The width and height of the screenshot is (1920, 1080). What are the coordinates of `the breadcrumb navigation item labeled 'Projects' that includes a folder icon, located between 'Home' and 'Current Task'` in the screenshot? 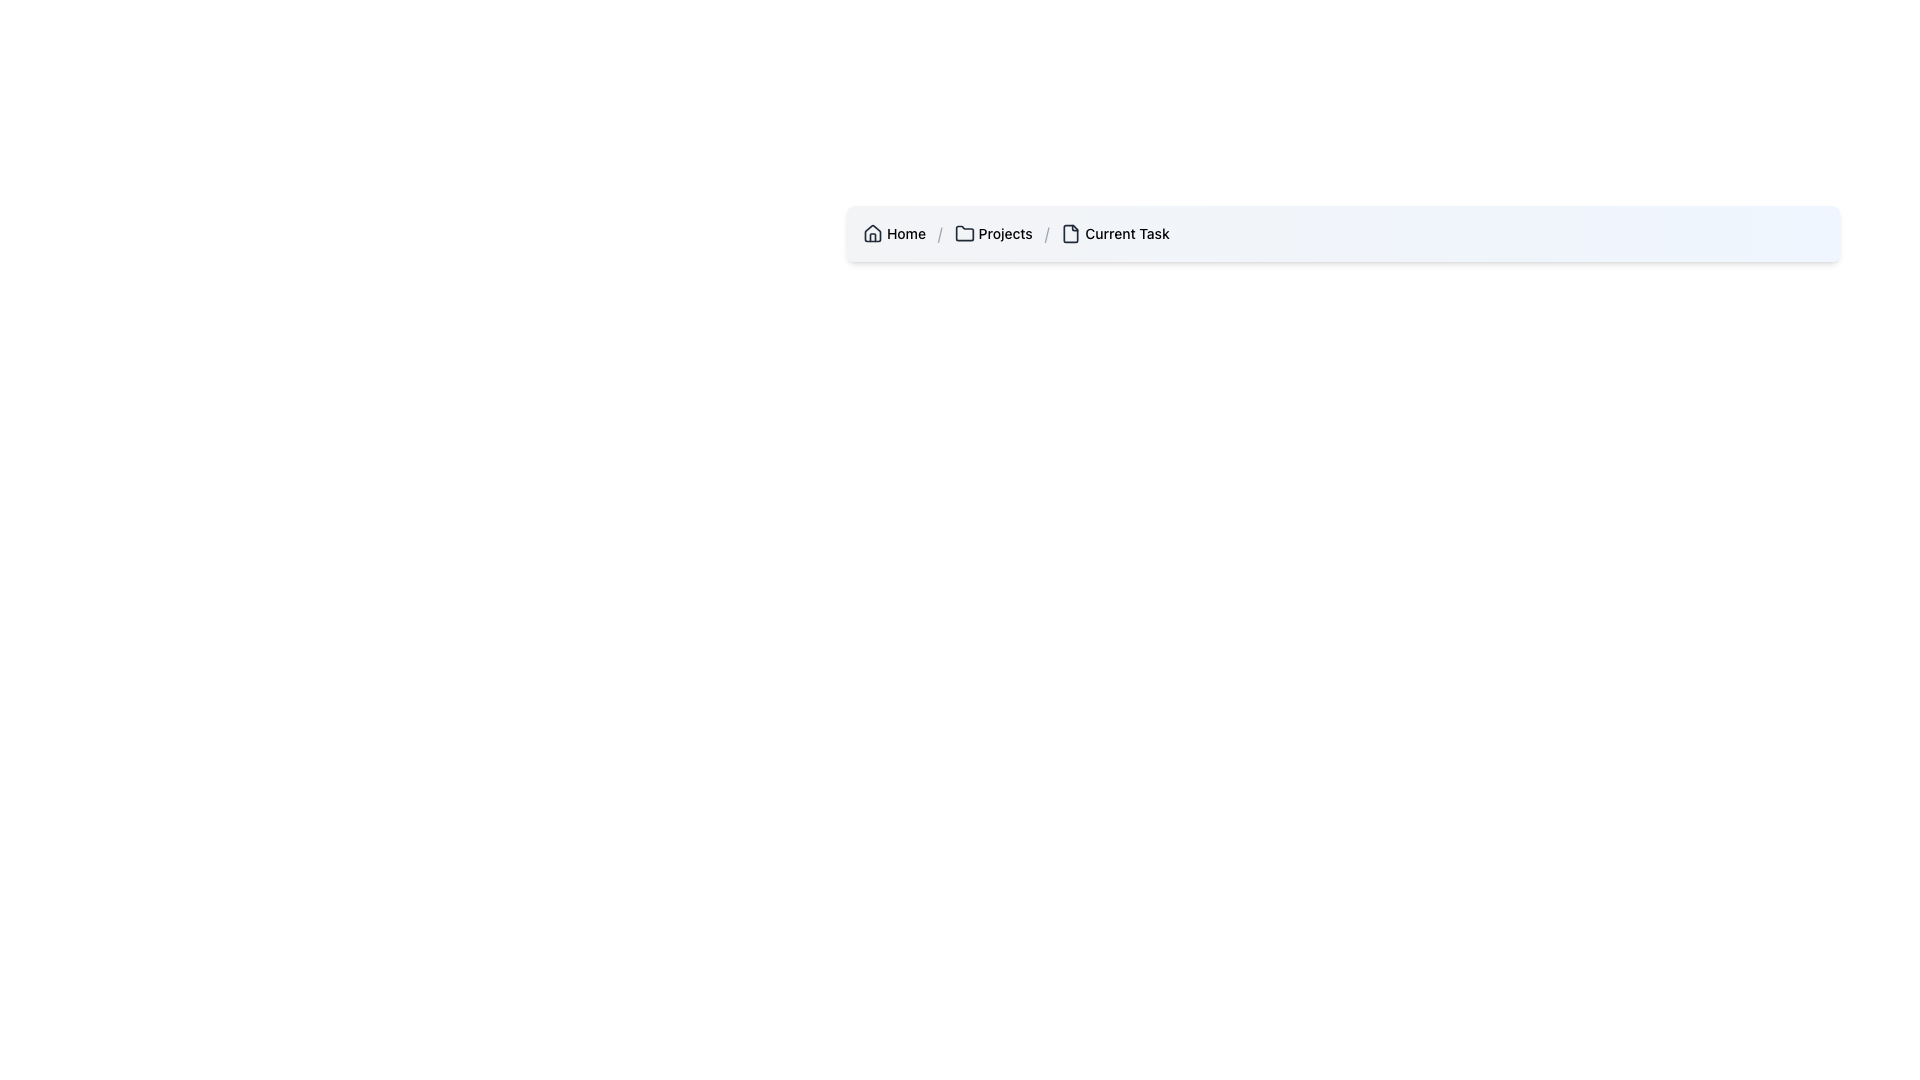 It's located at (993, 233).